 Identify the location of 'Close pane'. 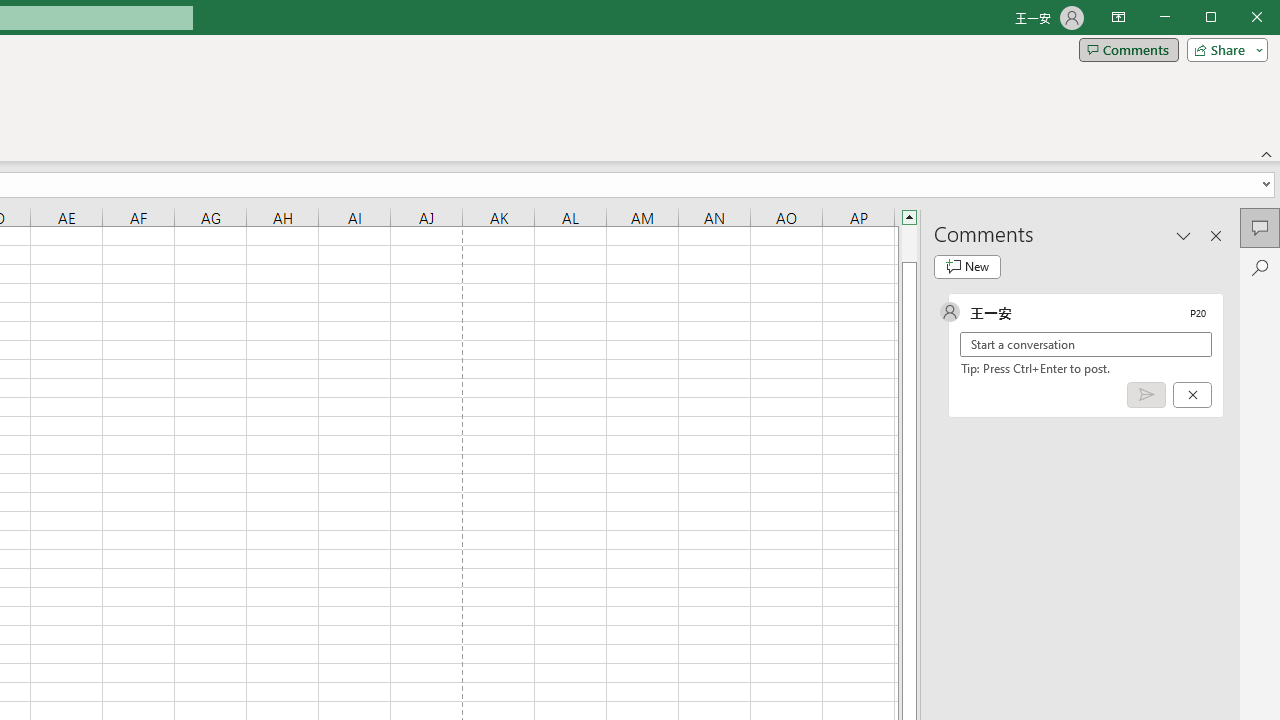
(1215, 234).